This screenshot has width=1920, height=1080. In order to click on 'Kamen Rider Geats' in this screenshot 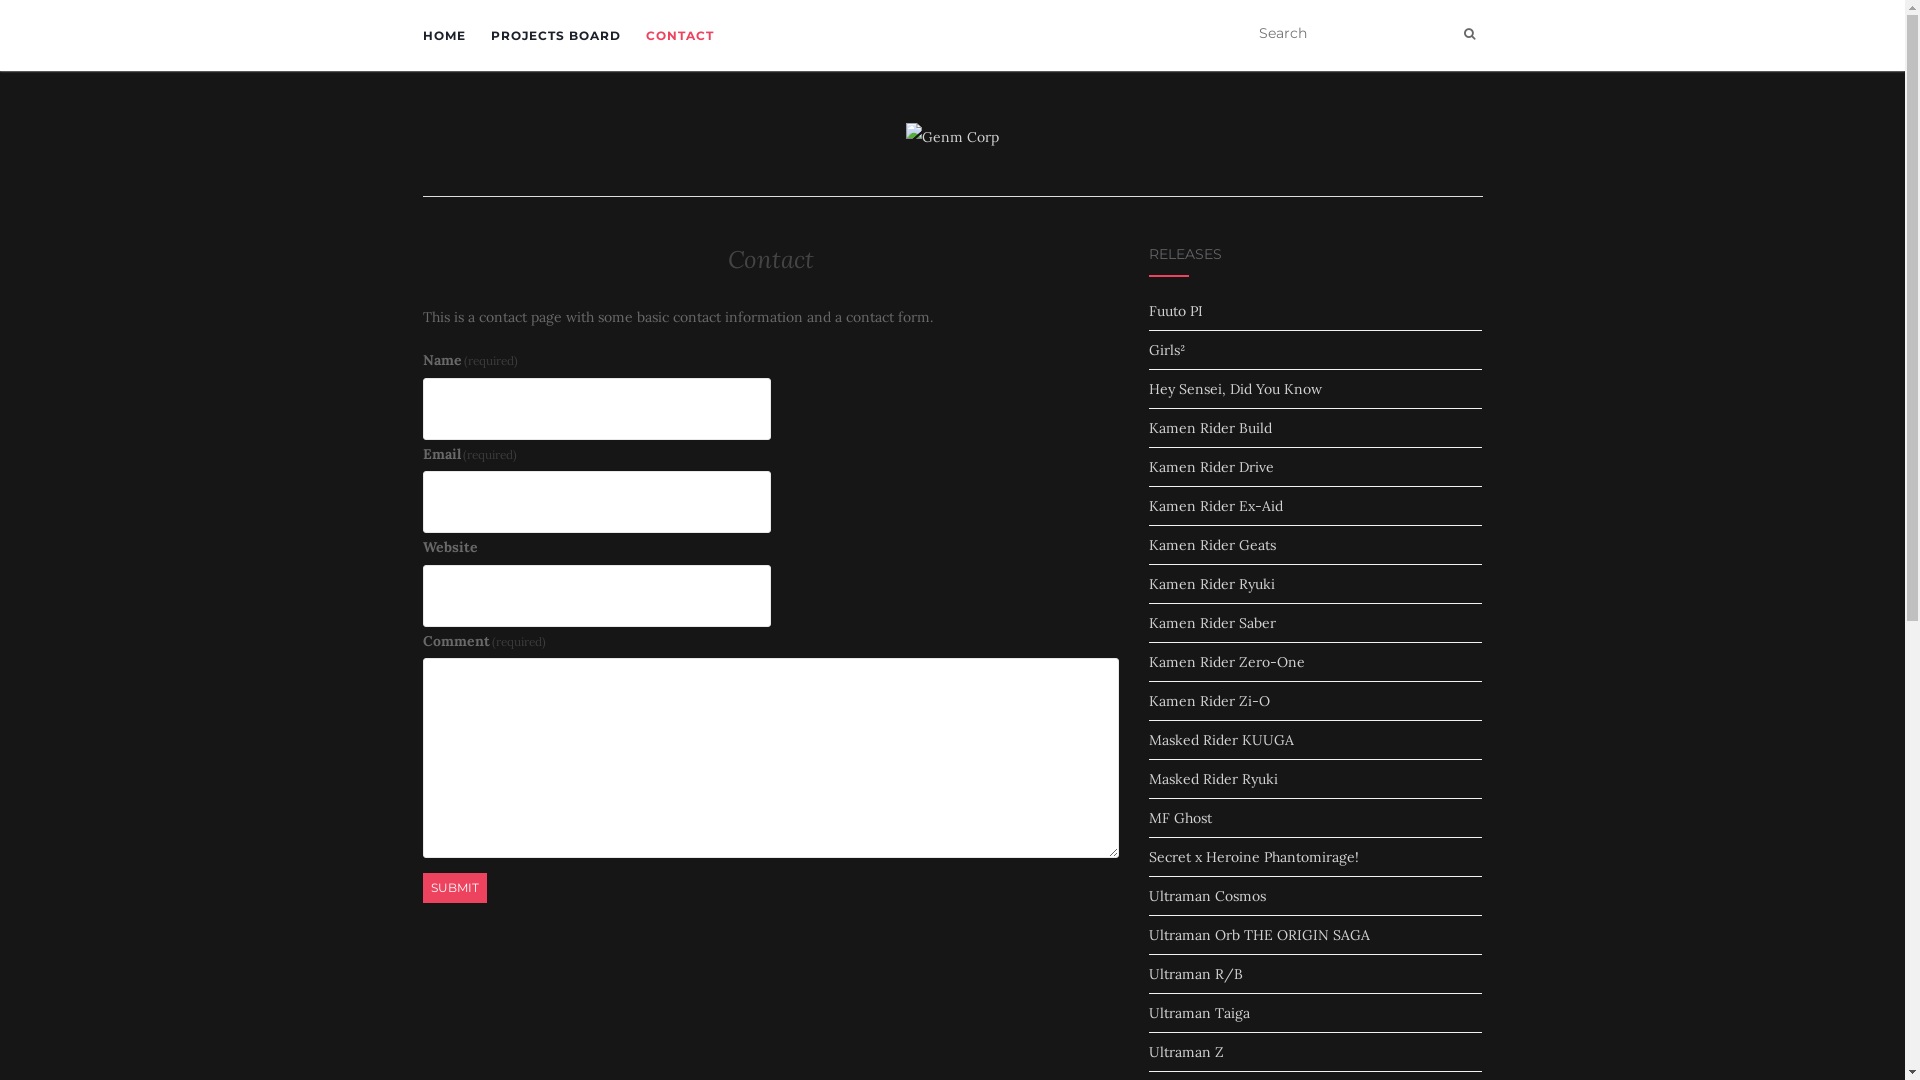, I will do `click(1211, 544)`.